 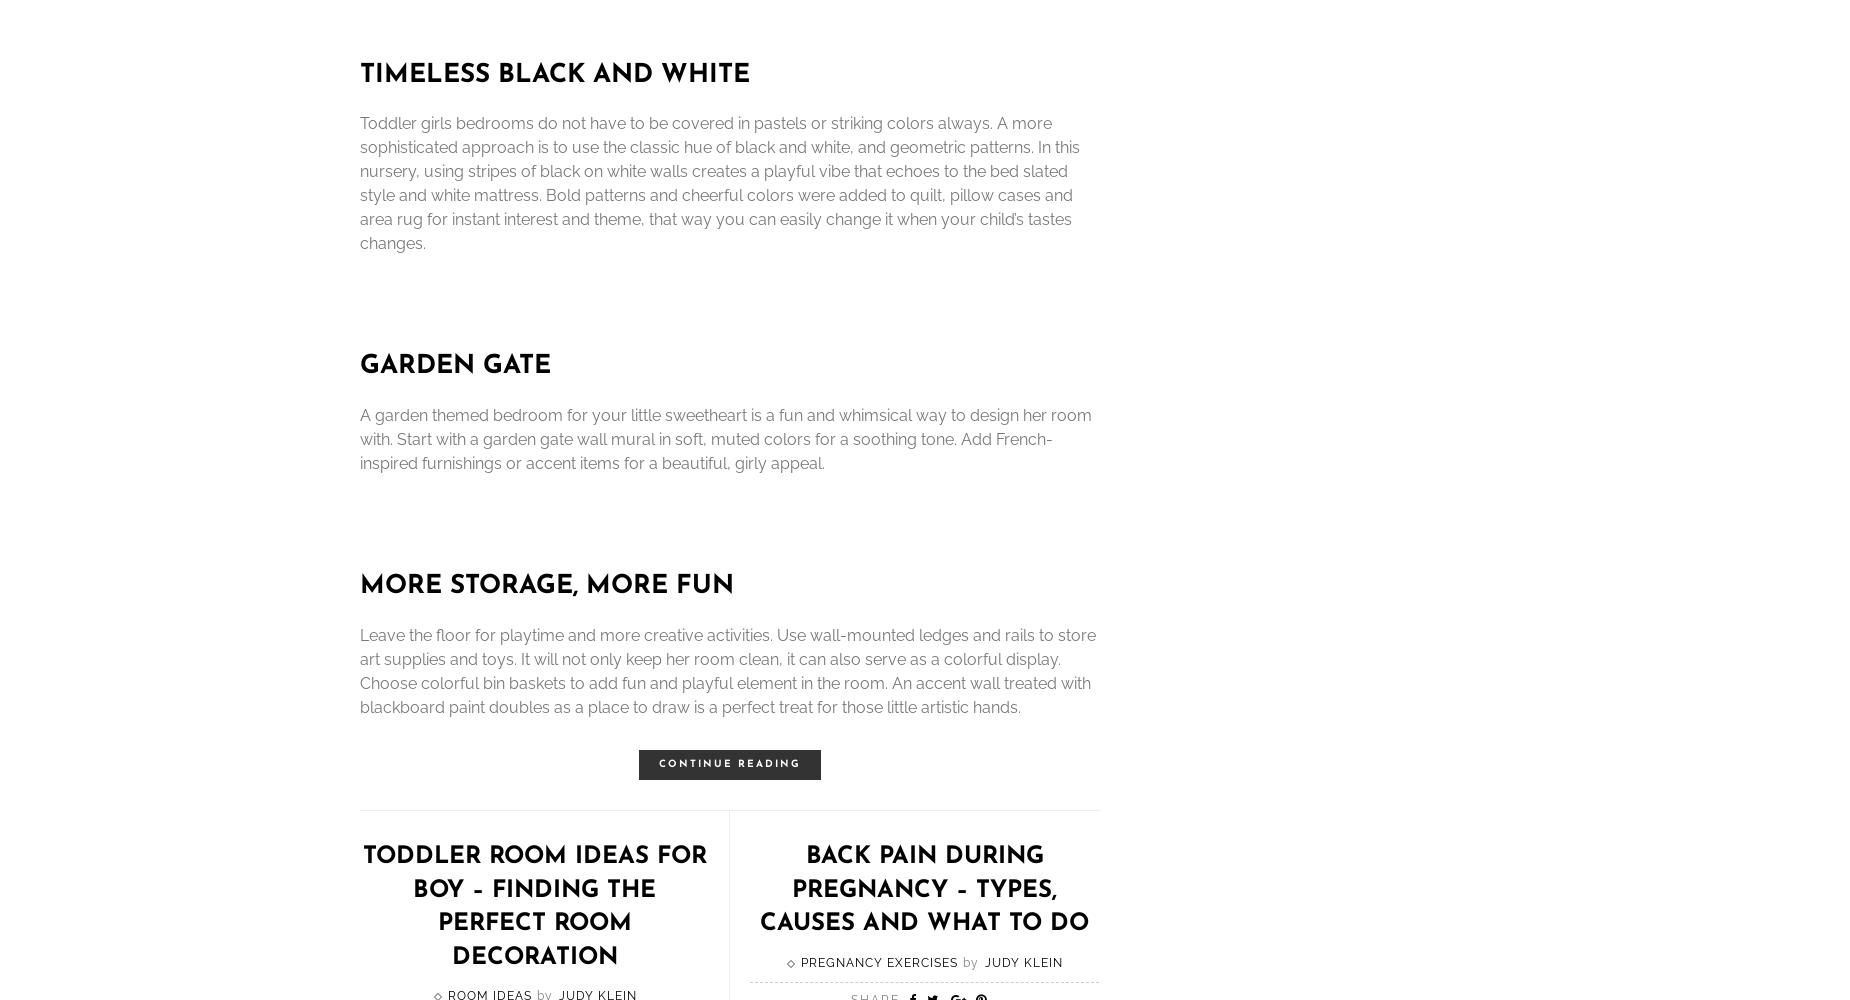 What do you see at coordinates (555, 73) in the screenshot?
I see `'Timeless Black And White'` at bounding box center [555, 73].